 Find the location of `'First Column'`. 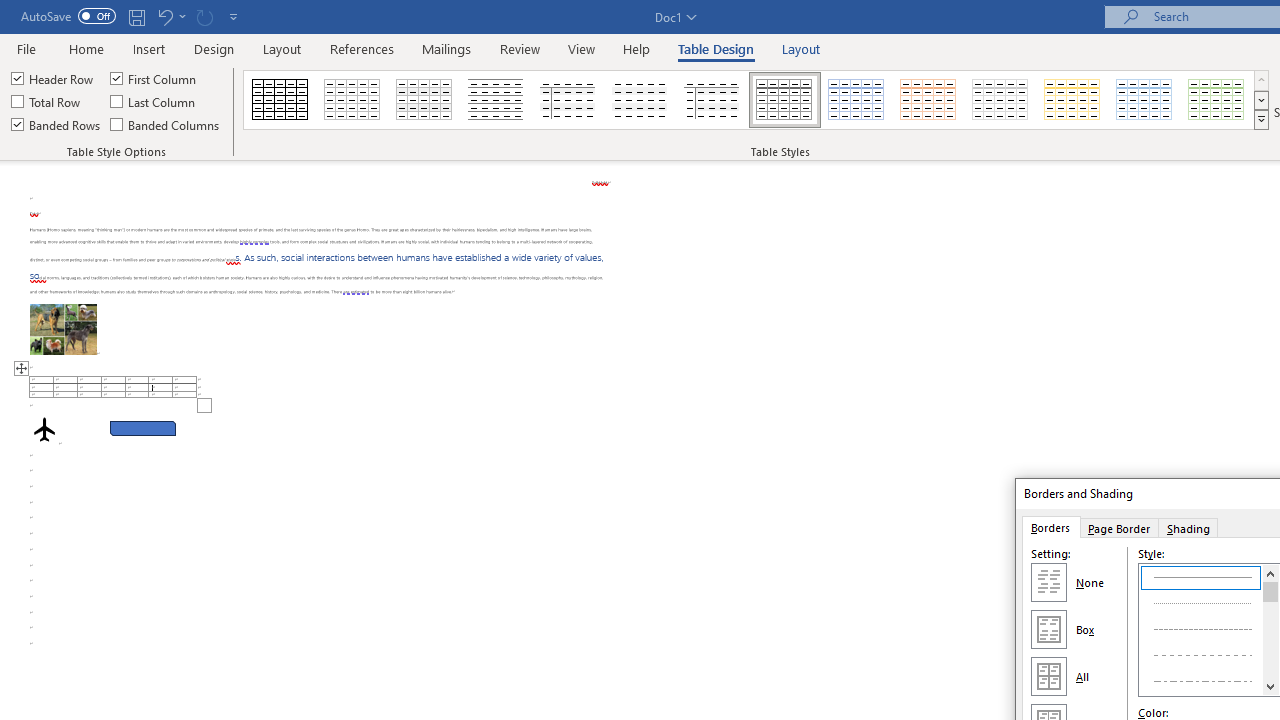

'First Column' is located at coordinates (154, 77).